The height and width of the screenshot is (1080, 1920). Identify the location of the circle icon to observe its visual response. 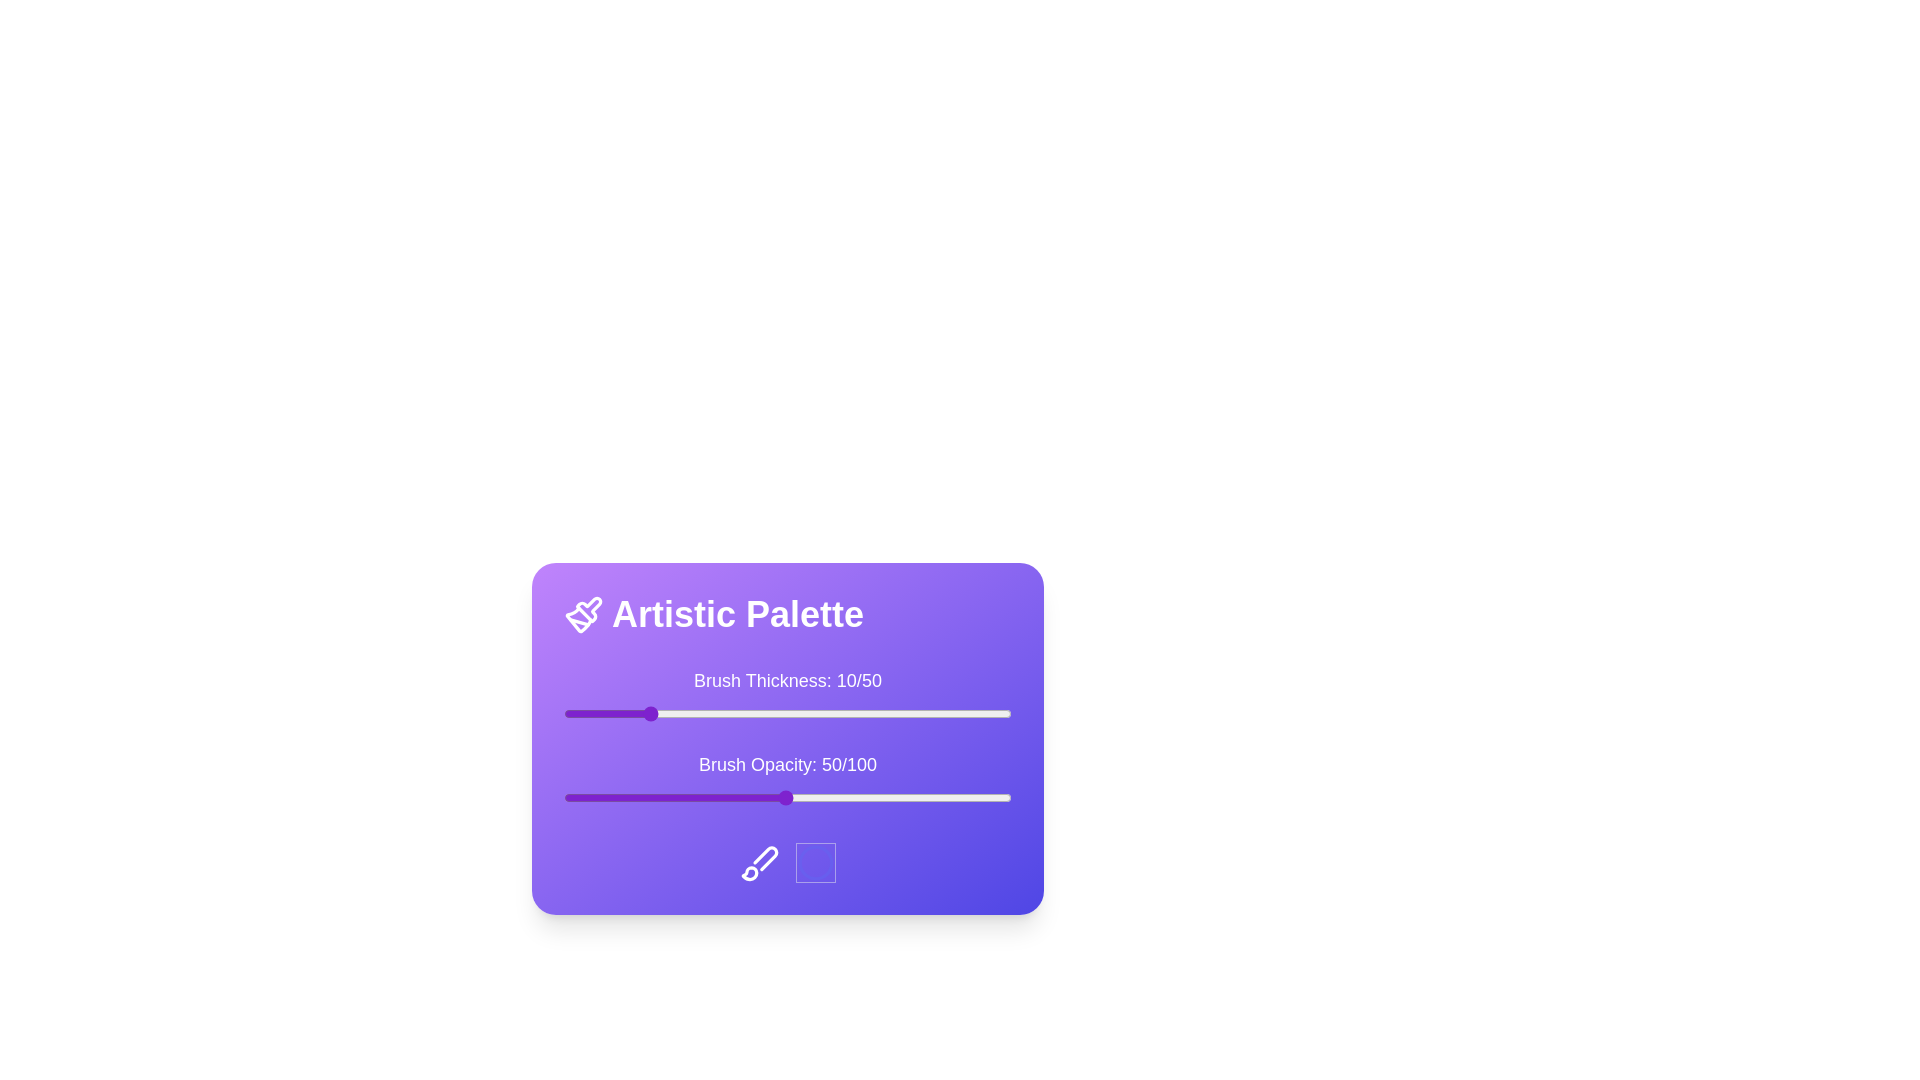
(816, 862).